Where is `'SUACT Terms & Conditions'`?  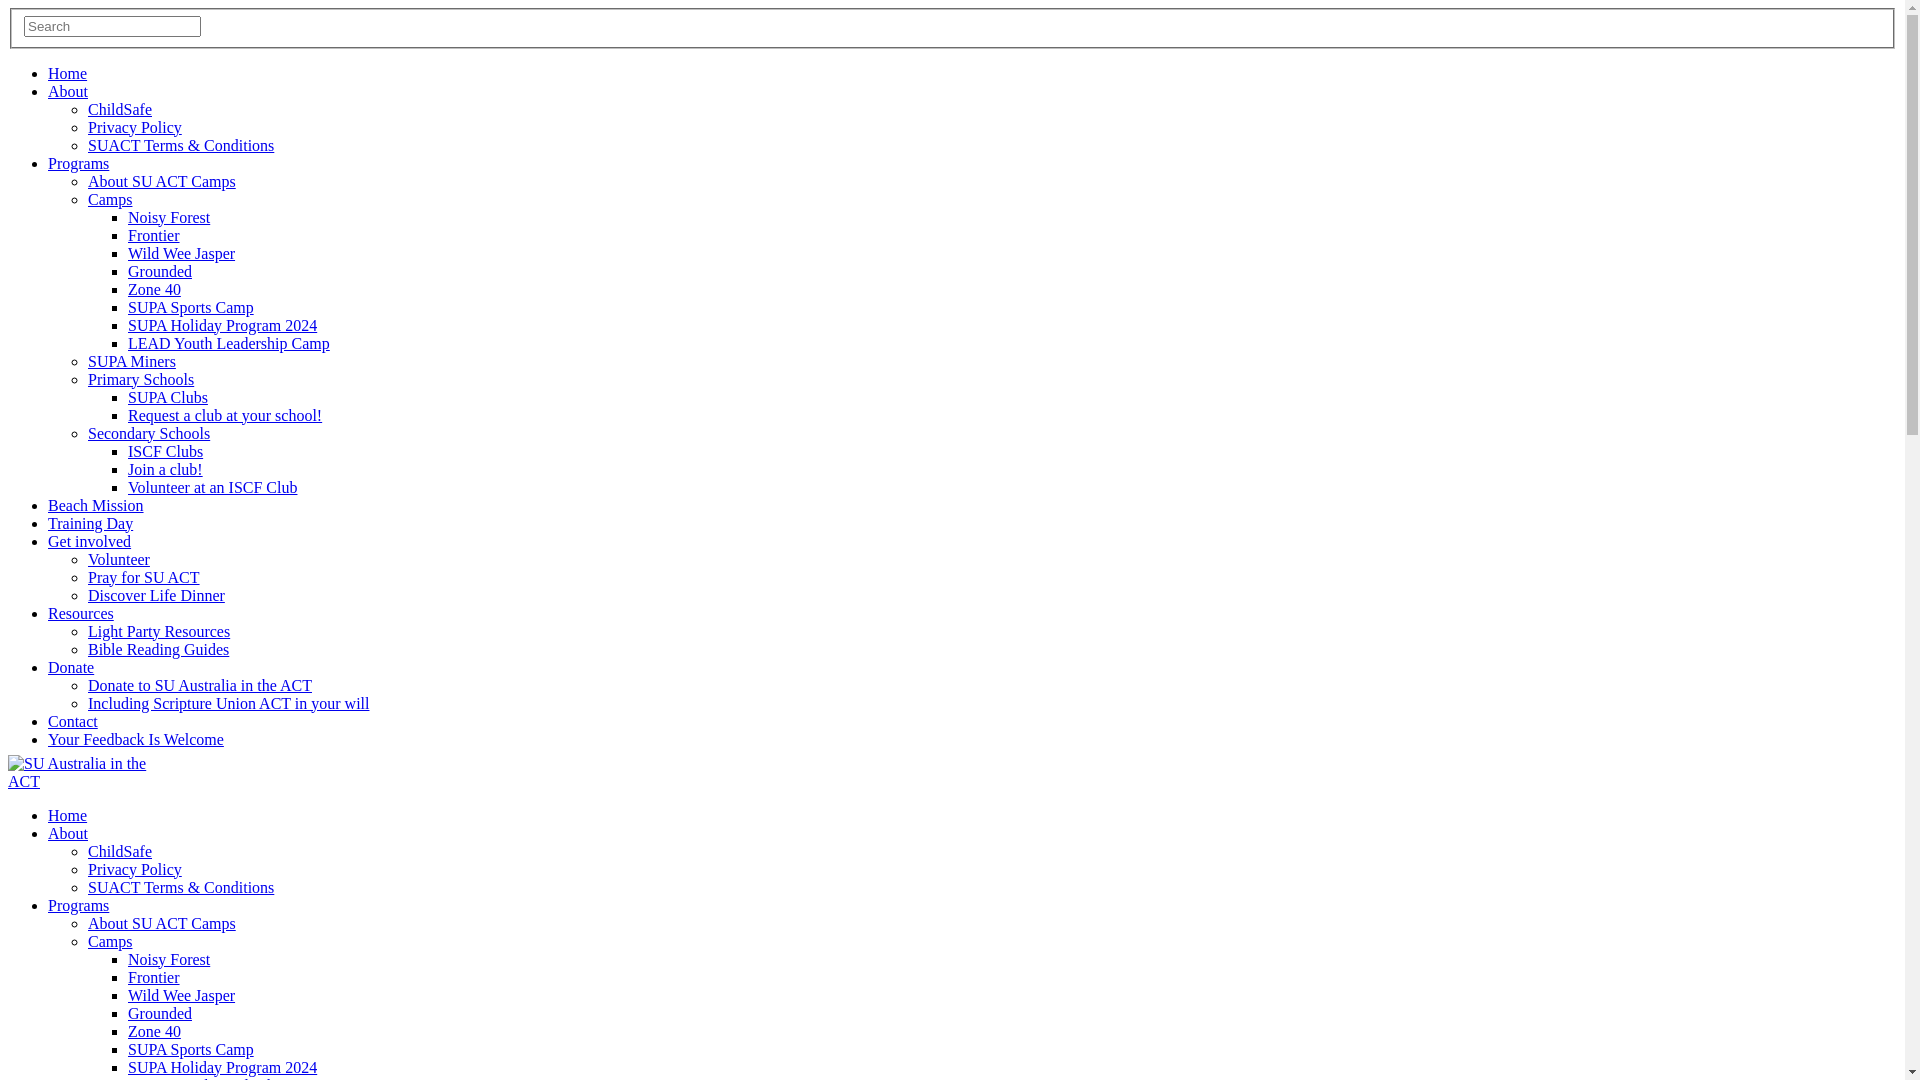
'SUACT Terms & Conditions' is located at coordinates (181, 886).